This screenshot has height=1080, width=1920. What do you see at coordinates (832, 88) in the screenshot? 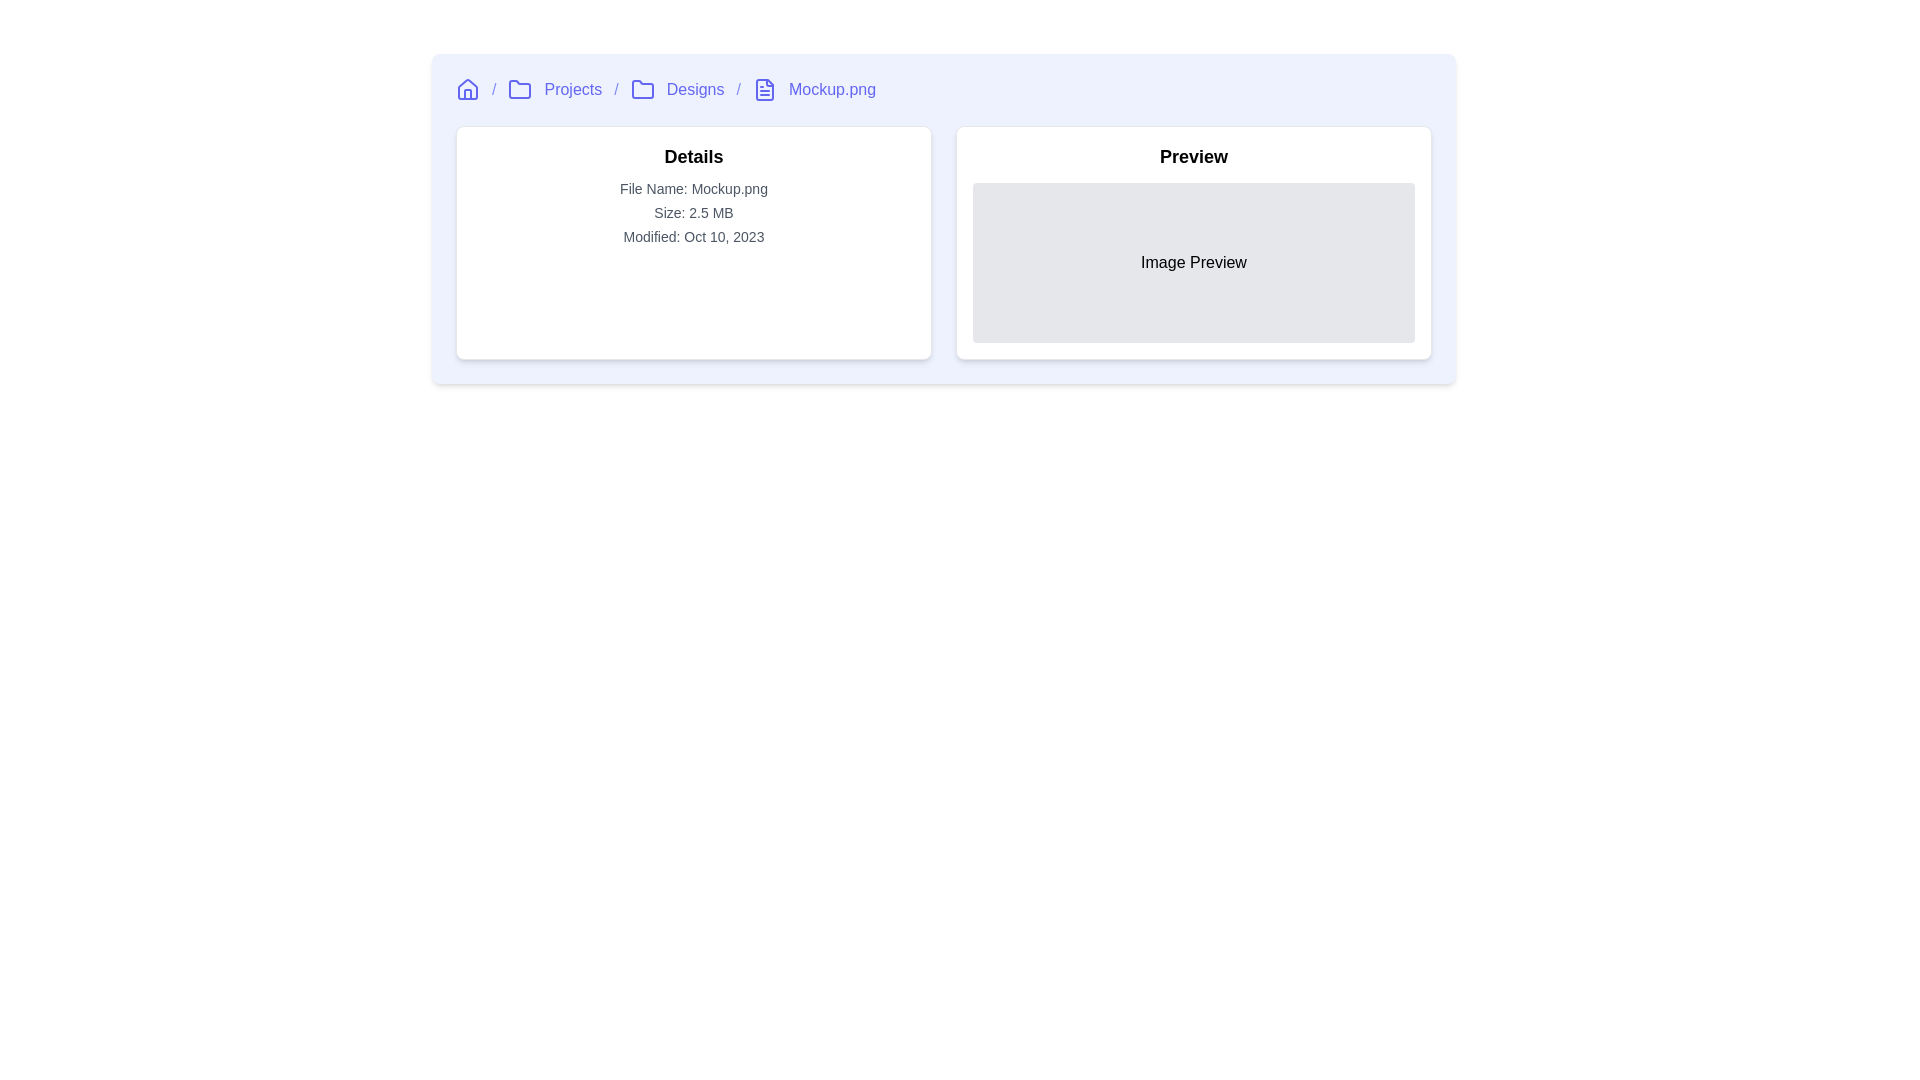
I see `the last segment of the breadcrumb navigation, which indicates the current file in focus` at bounding box center [832, 88].